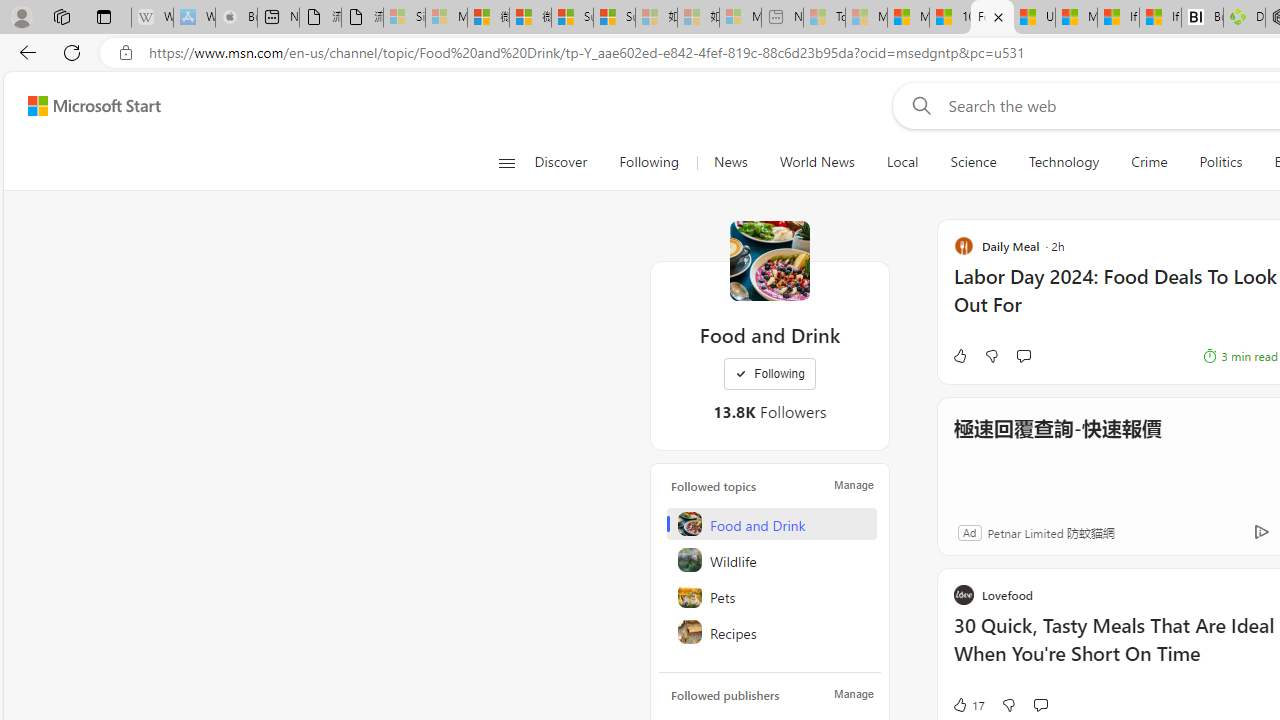 Image resolution: width=1280 pixels, height=720 pixels. What do you see at coordinates (916, 105) in the screenshot?
I see `'Web search'` at bounding box center [916, 105].